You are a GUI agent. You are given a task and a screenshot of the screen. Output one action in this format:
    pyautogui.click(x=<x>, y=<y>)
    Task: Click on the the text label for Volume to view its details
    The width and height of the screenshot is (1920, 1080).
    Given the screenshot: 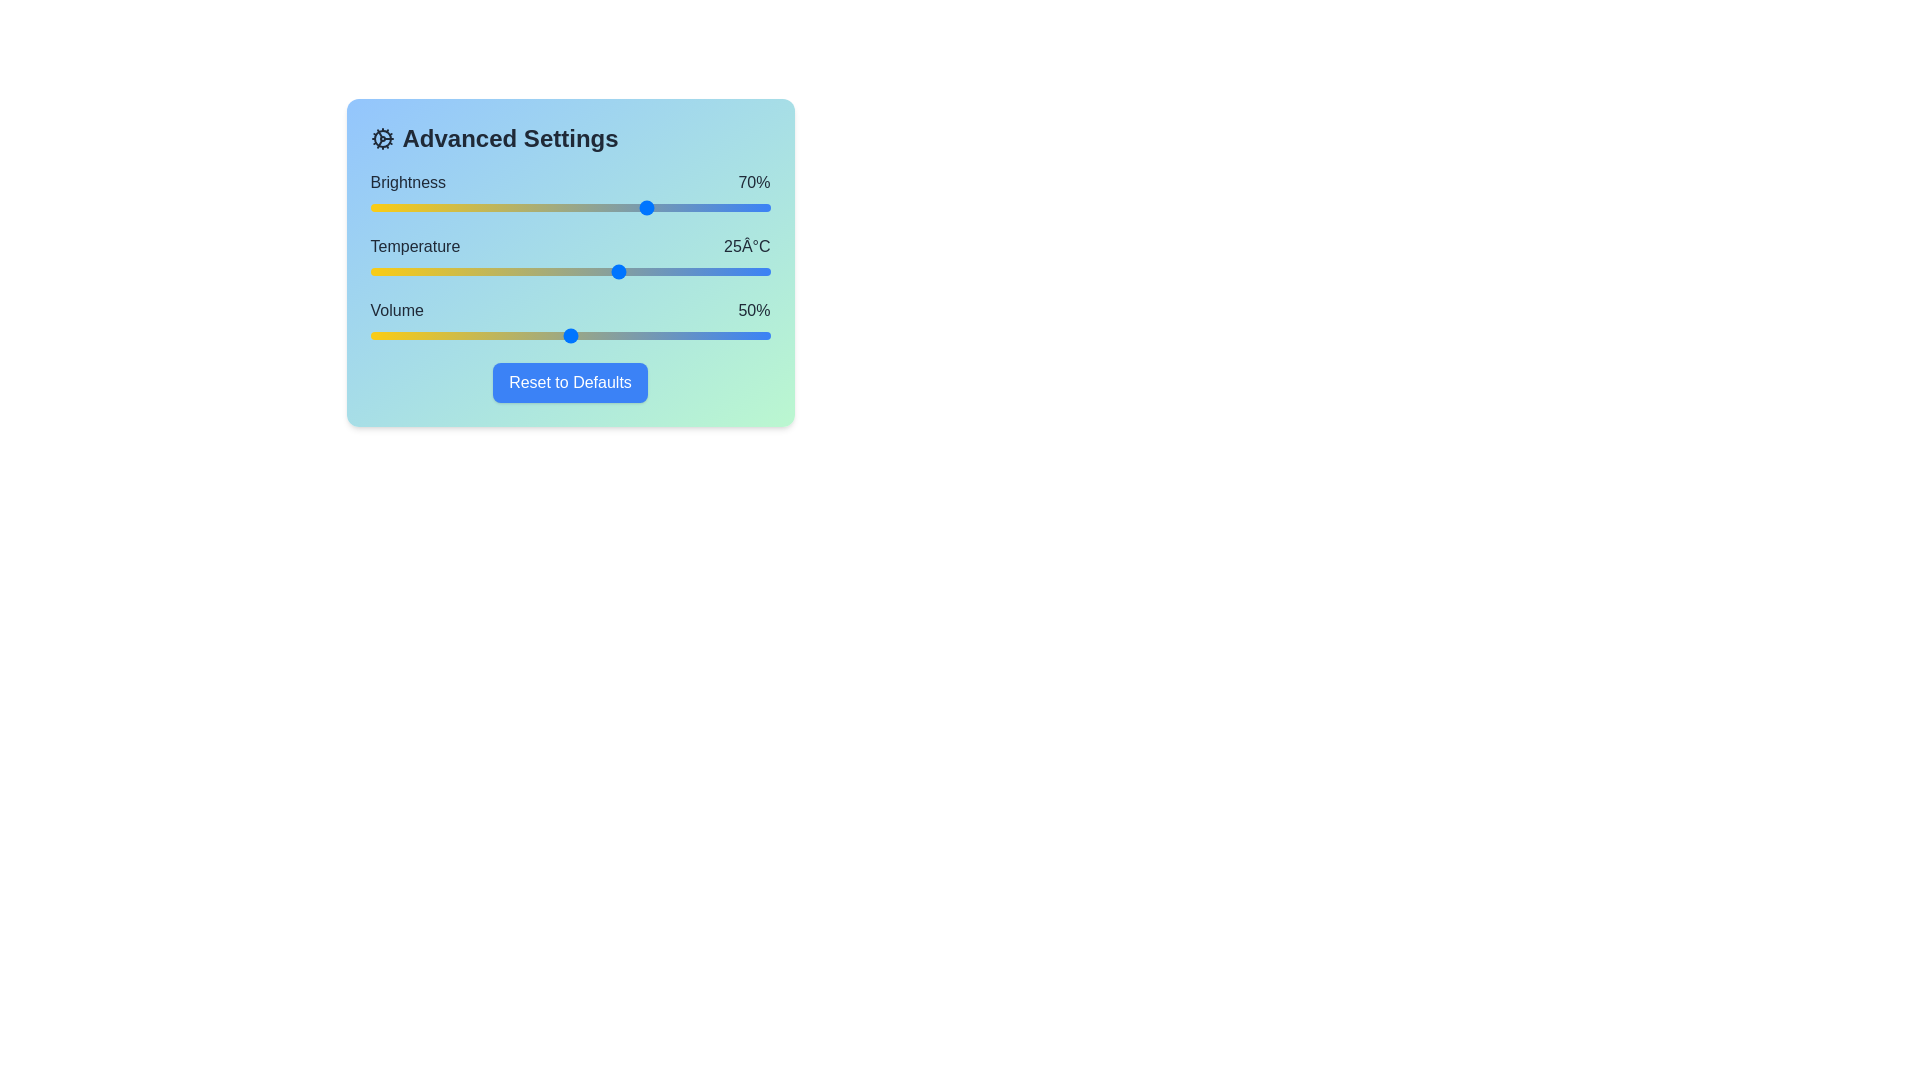 What is the action you would take?
    pyautogui.click(x=397, y=311)
    